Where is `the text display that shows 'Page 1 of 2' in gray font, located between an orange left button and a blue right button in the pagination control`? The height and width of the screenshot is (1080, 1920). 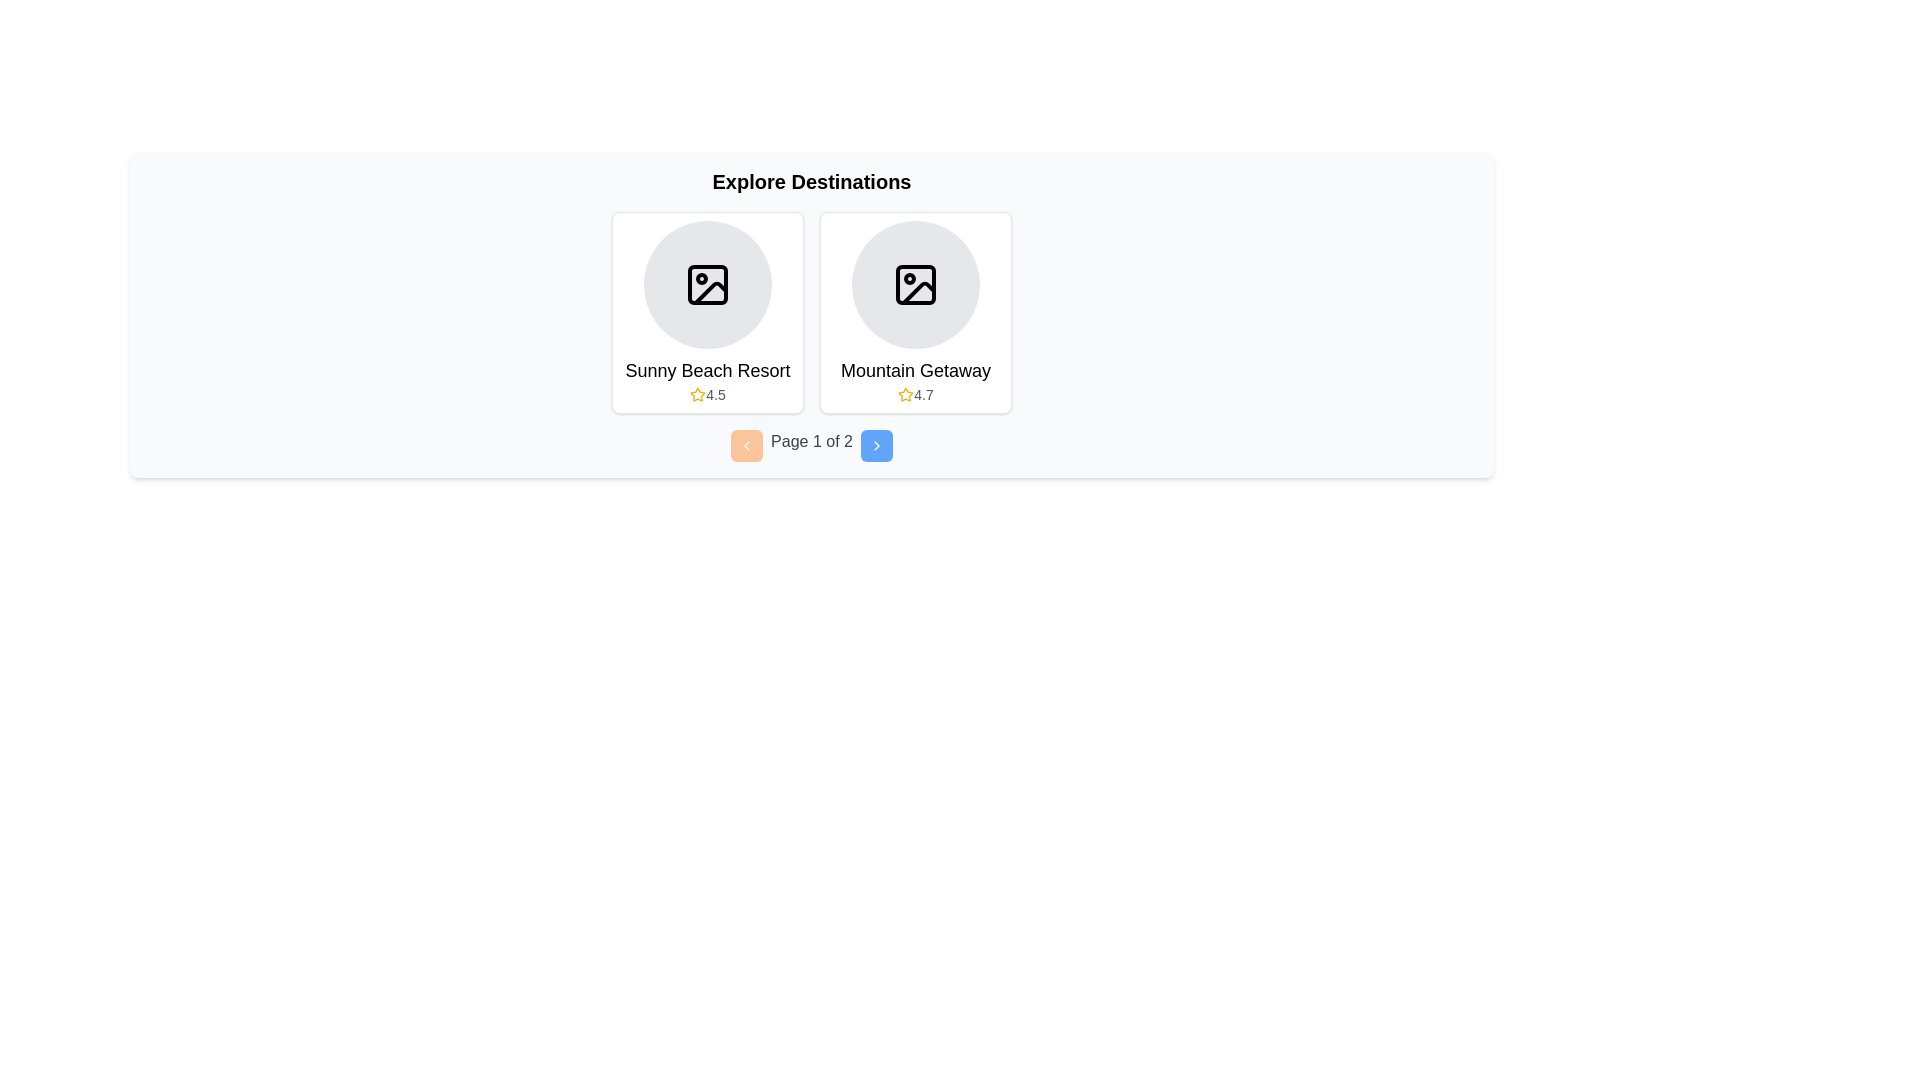 the text display that shows 'Page 1 of 2' in gray font, located between an orange left button and a blue right button in the pagination control is located at coordinates (811, 445).